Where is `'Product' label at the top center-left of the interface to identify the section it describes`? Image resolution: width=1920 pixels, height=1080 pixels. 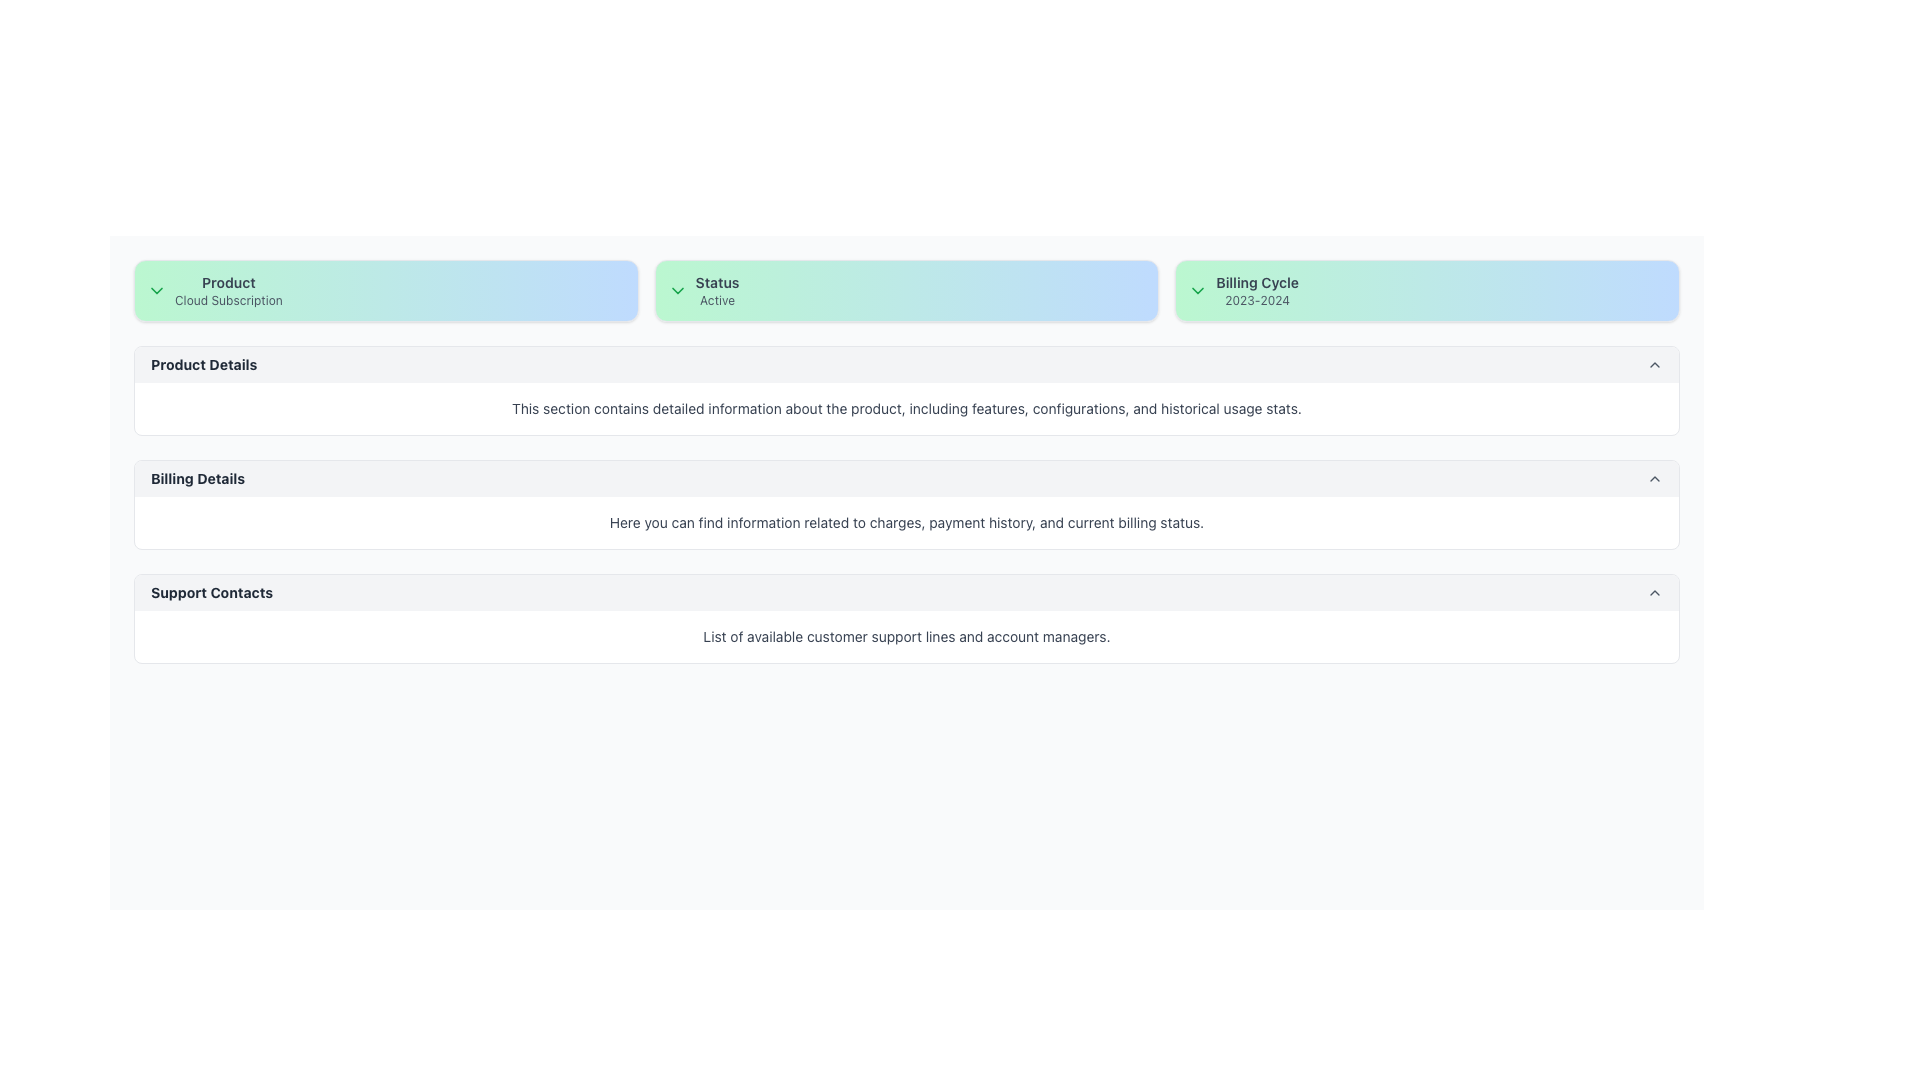 'Product' label at the top center-left of the interface to identify the section it describes is located at coordinates (228, 282).